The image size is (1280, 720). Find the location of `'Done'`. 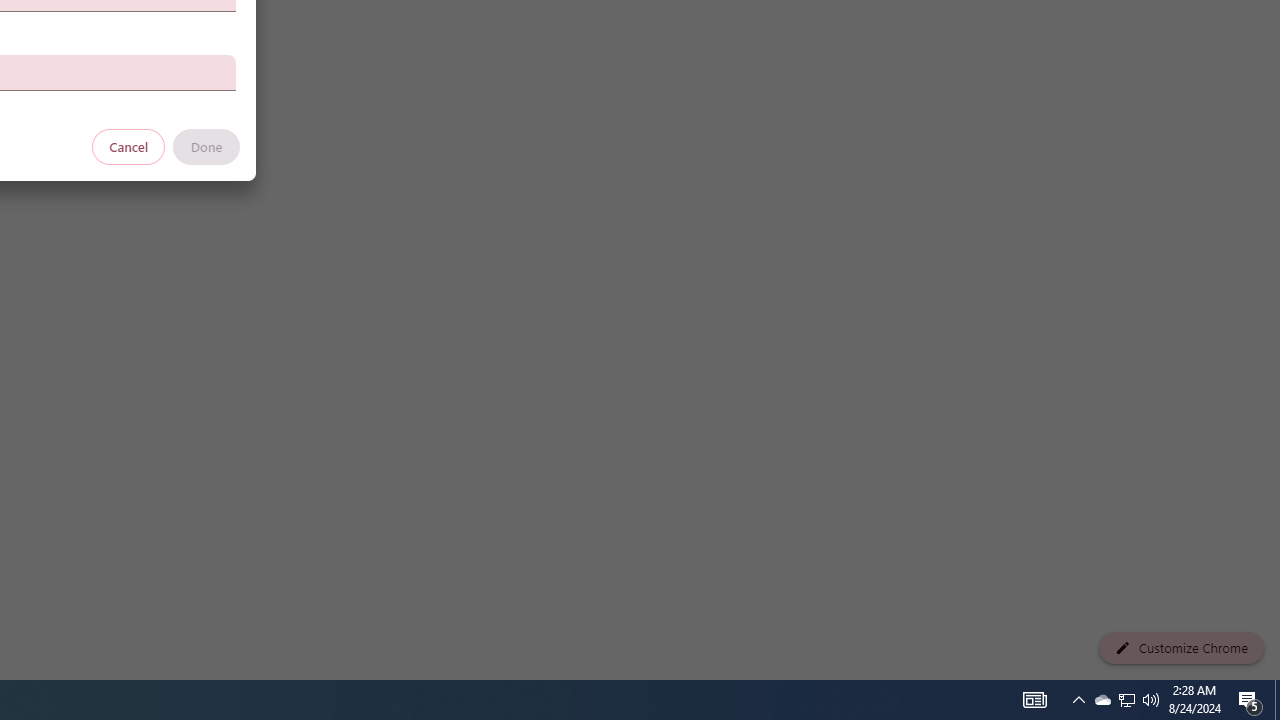

'Done' is located at coordinates (206, 145).